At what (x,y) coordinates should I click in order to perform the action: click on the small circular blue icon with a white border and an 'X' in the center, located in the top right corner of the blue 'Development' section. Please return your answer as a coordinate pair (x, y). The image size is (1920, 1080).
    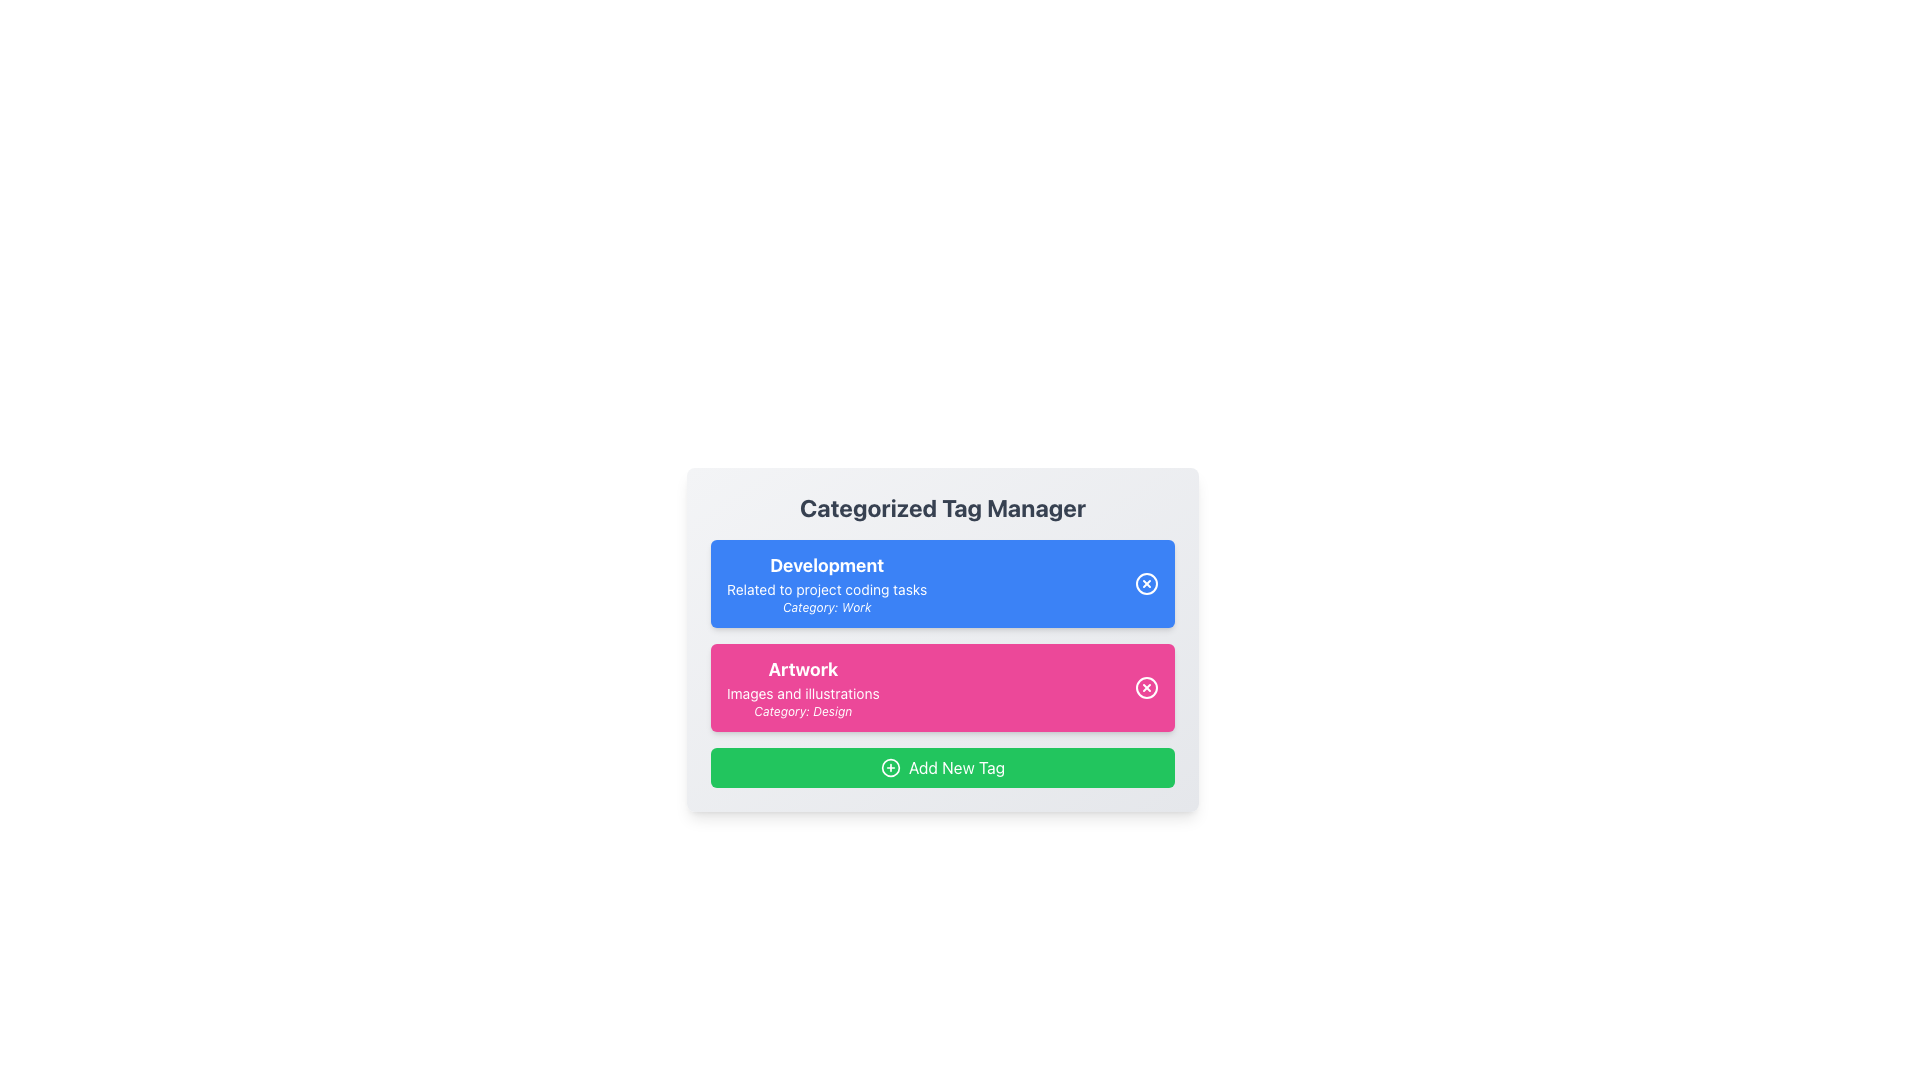
    Looking at the image, I should click on (1147, 583).